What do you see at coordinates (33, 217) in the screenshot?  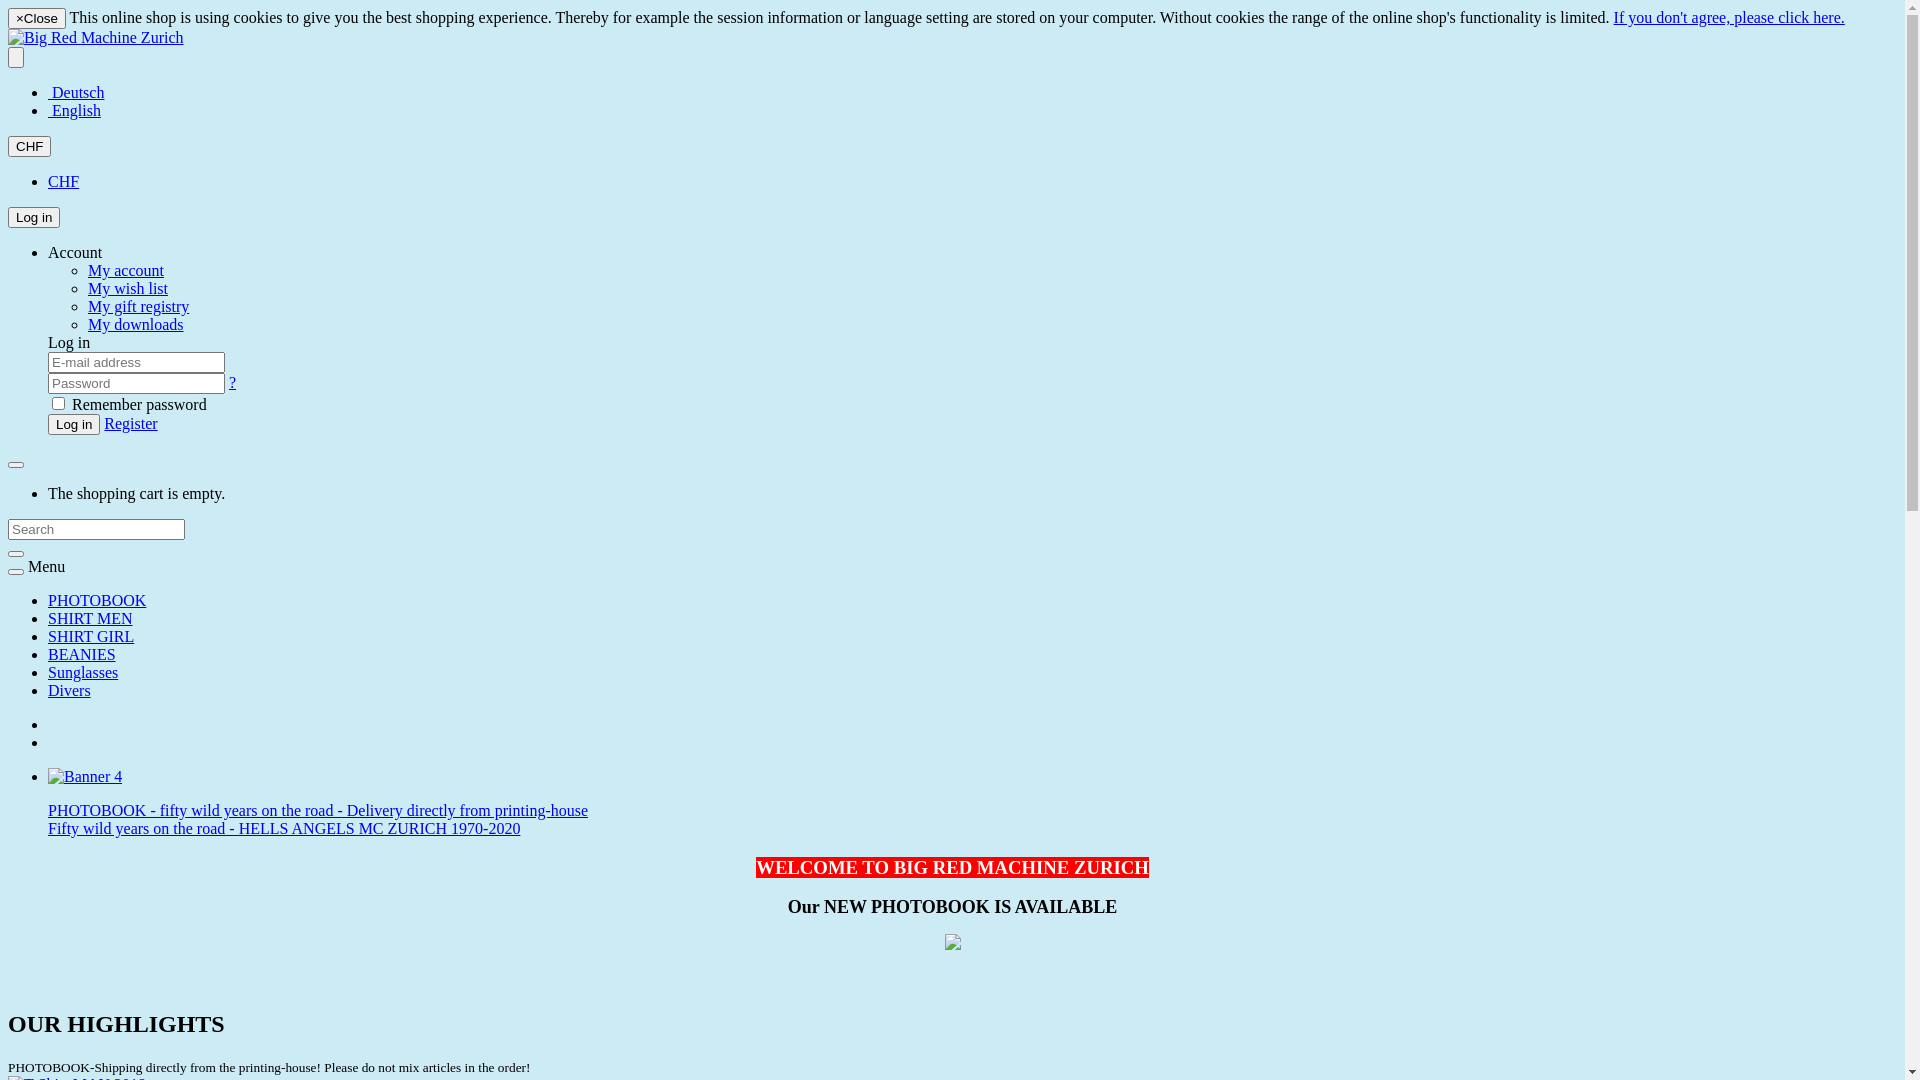 I see `'Log in'` at bounding box center [33, 217].